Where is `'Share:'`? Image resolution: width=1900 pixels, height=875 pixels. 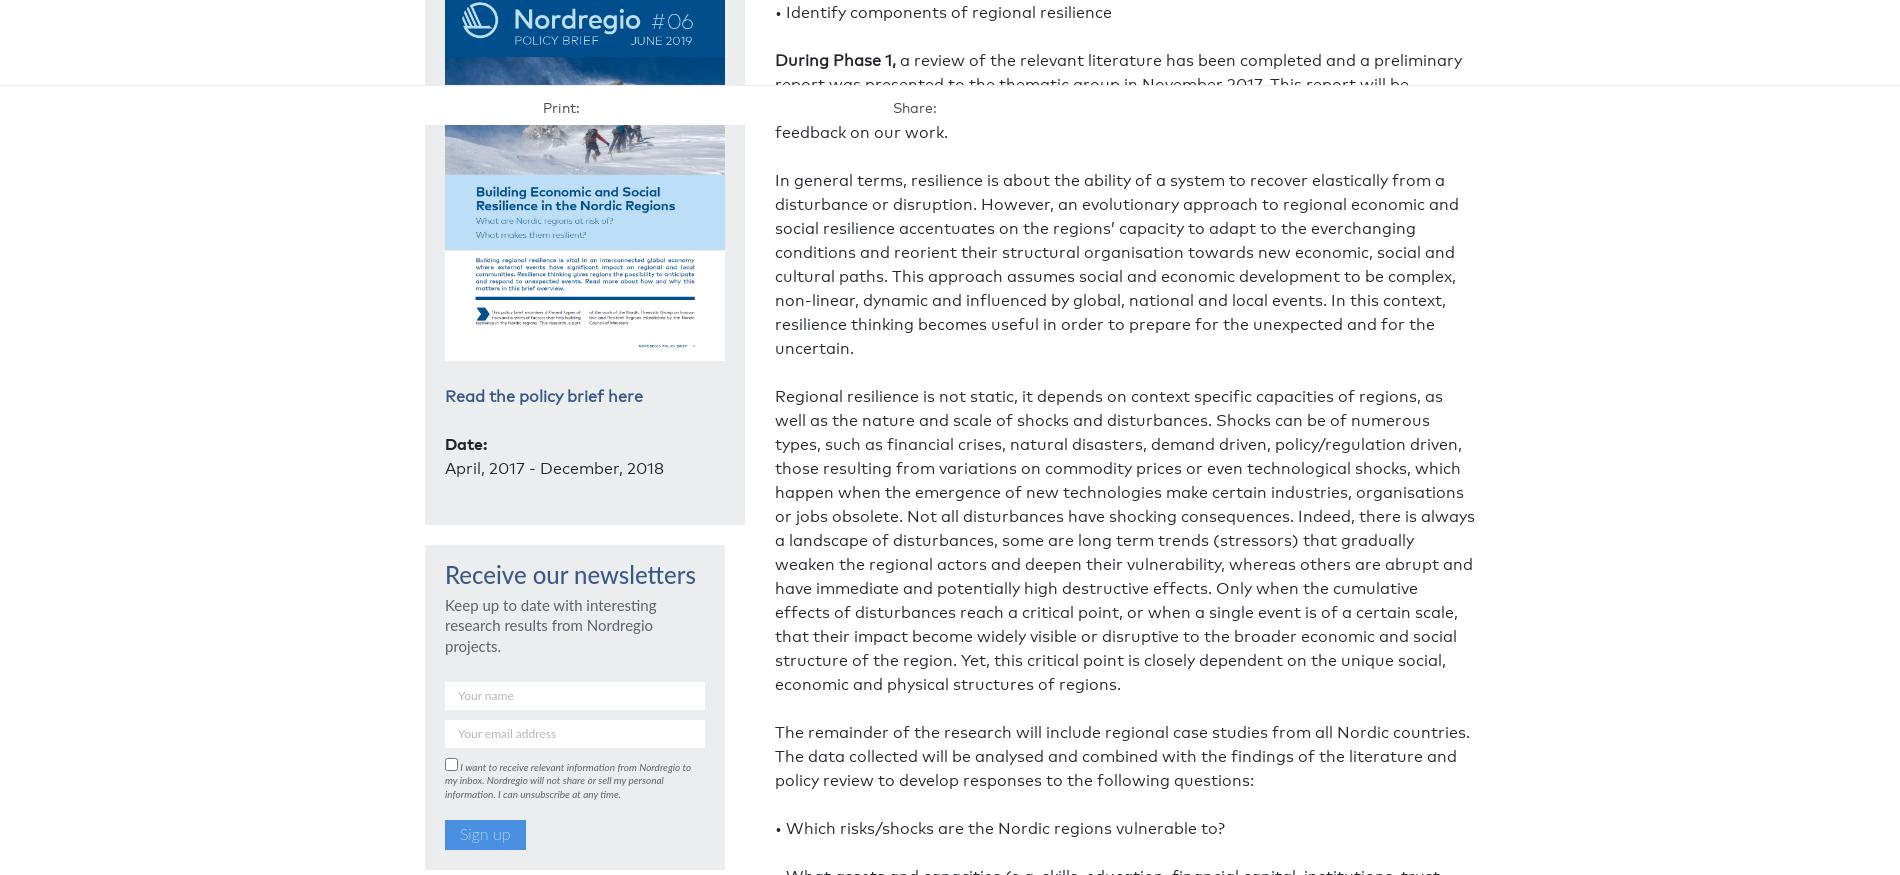
'Share:' is located at coordinates (913, 109).